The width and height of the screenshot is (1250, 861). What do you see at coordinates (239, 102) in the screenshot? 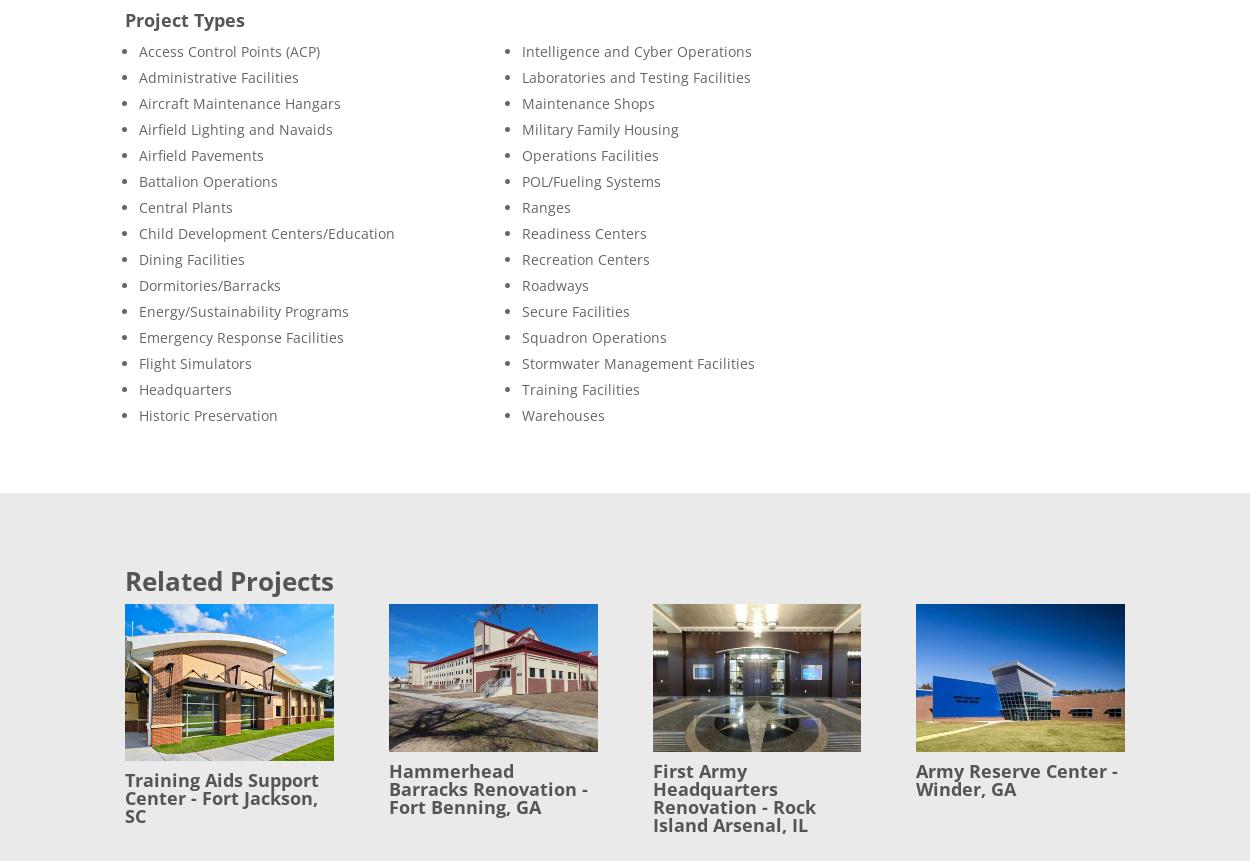
I see `'Aircraft Maintenance Hangars'` at bounding box center [239, 102].